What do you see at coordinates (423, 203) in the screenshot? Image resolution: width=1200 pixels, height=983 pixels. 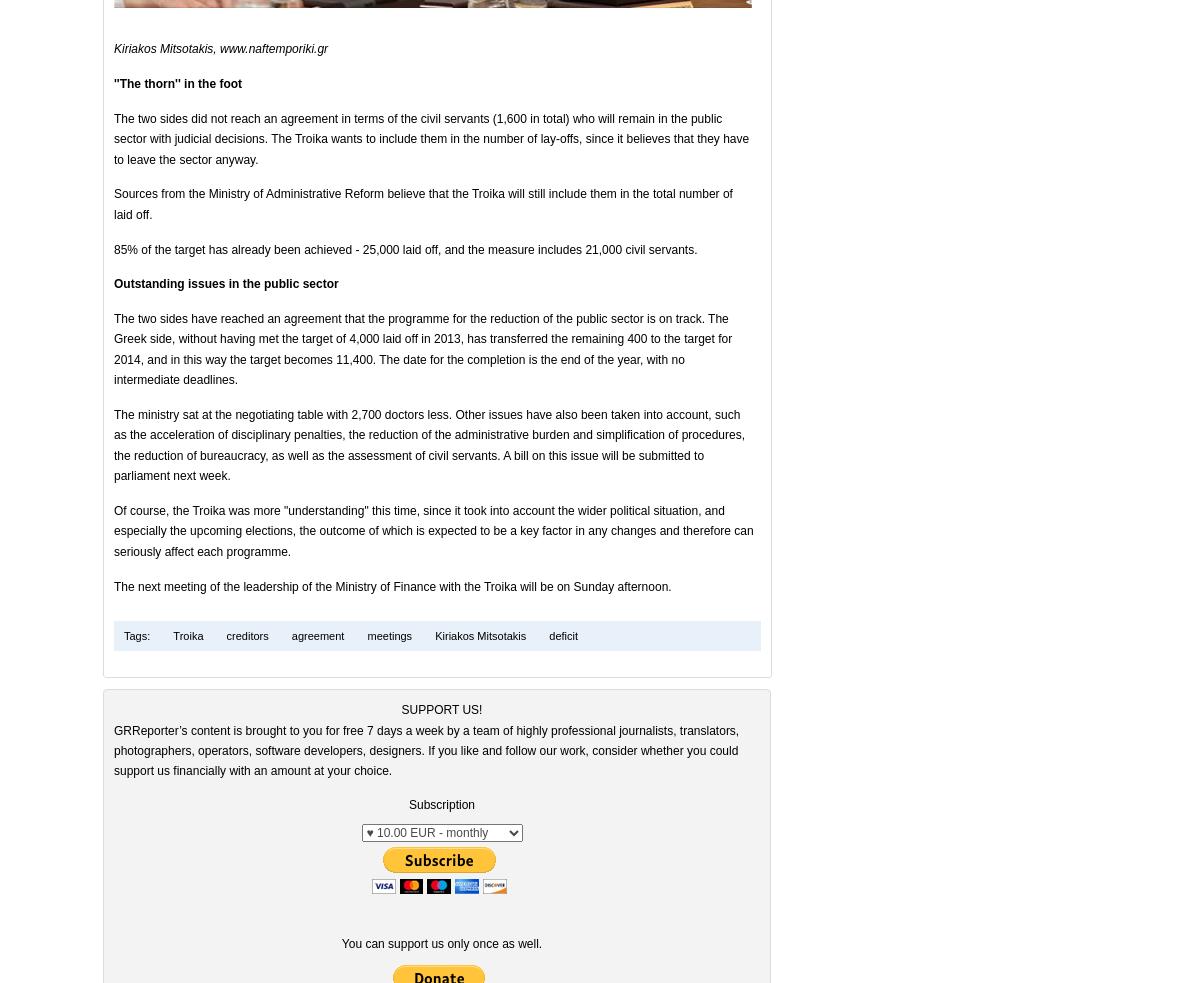 I see `'Sources from the Ministry of Administrative Reform believe that the Troika will still include them in the total number of laid off.'` at bounding box center [423, 203].